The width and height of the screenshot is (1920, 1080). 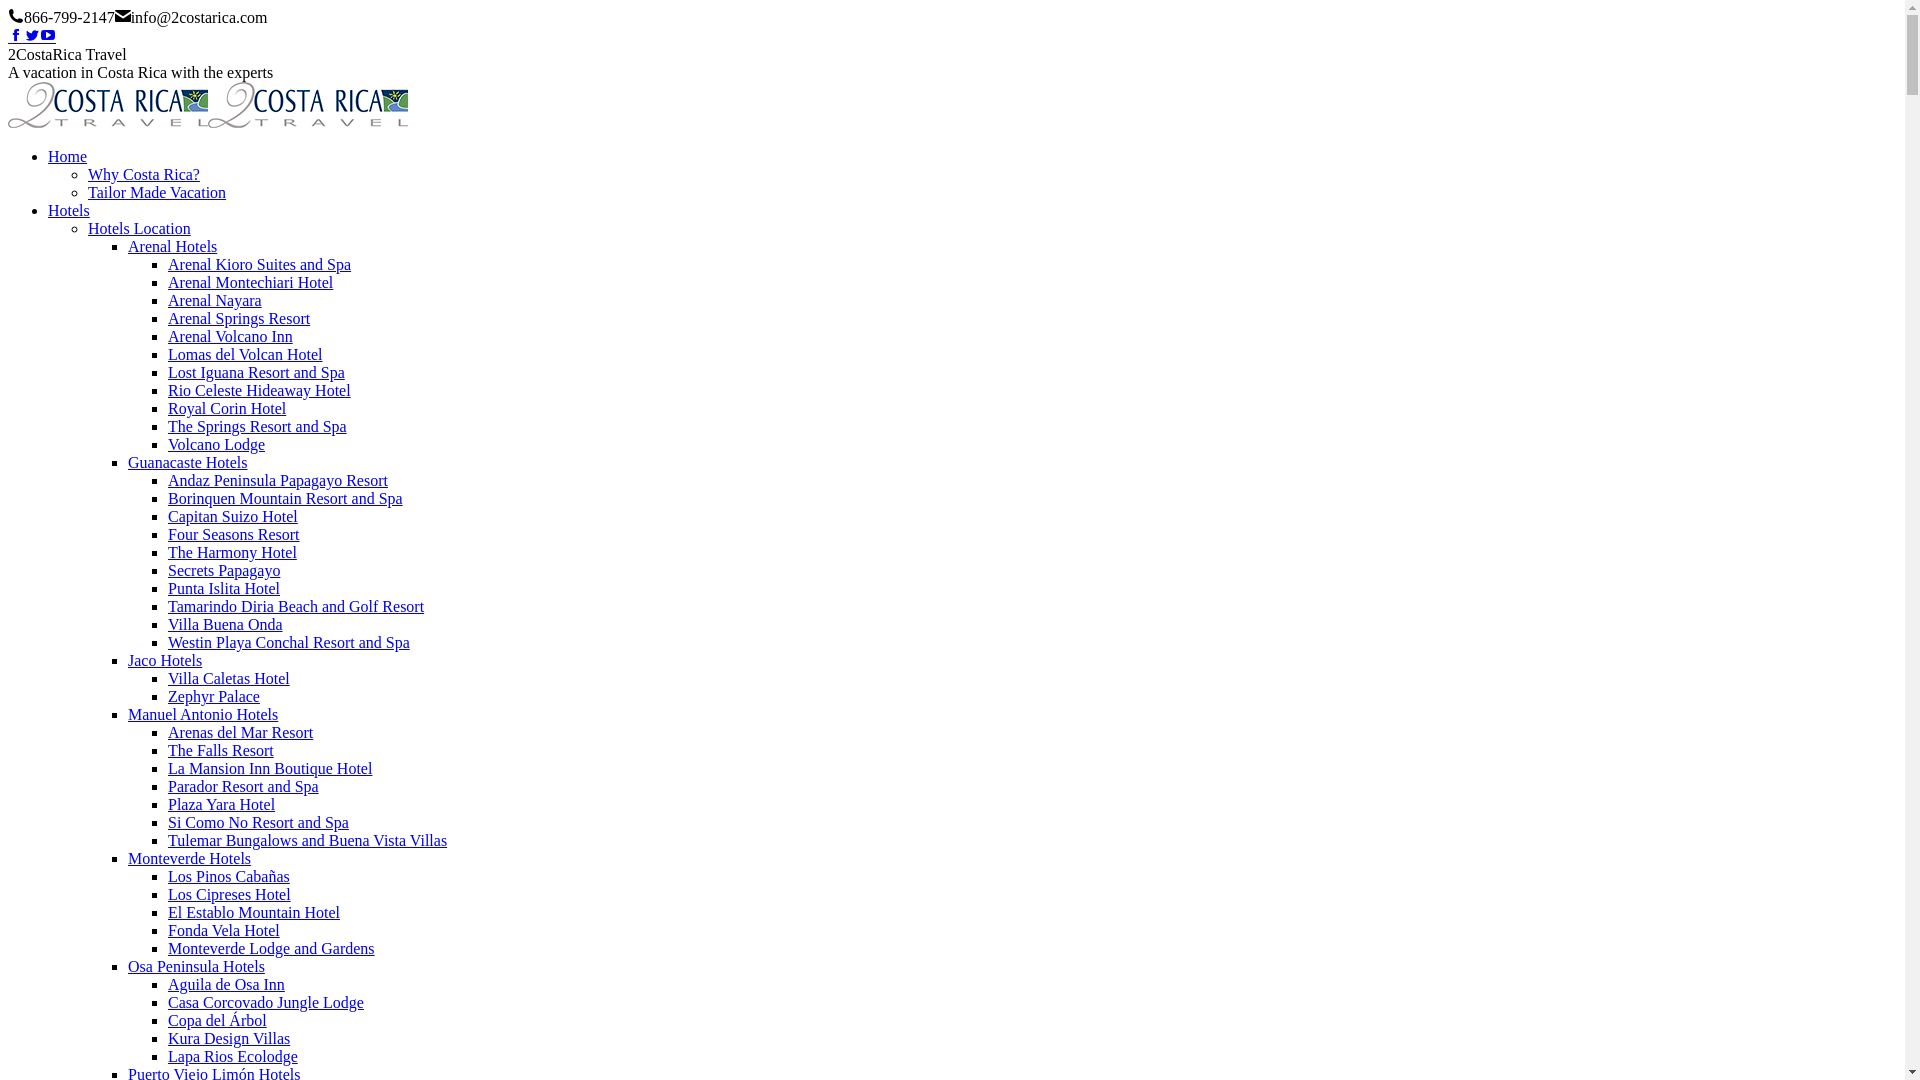 What do you see at coordinates (270, 947) in the screenshot?
I see `'Monteverde Lodge and Gardens'` at bounding box center [270, 947].